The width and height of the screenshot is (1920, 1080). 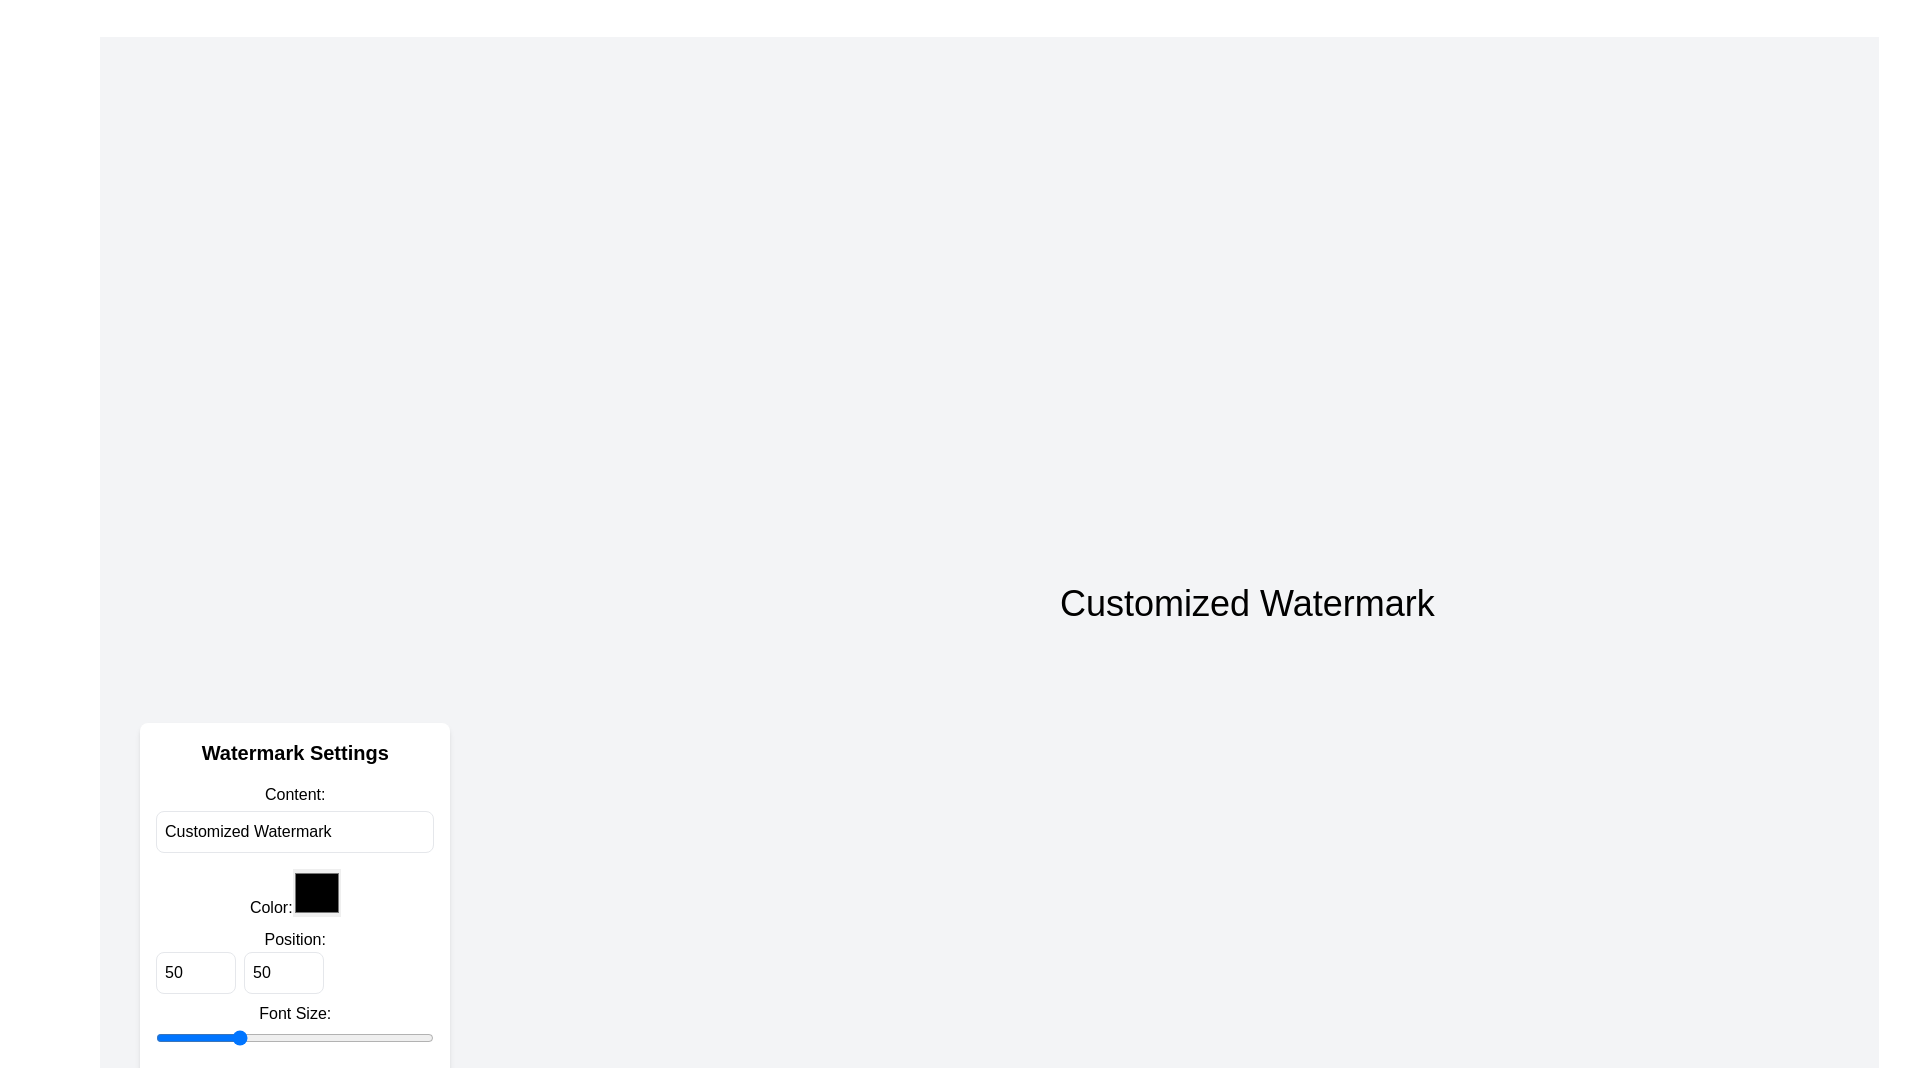 What do you see at coordinates (303, 1036) in the screenshot?
I see `the font size` at bounding box center [303, 1036].